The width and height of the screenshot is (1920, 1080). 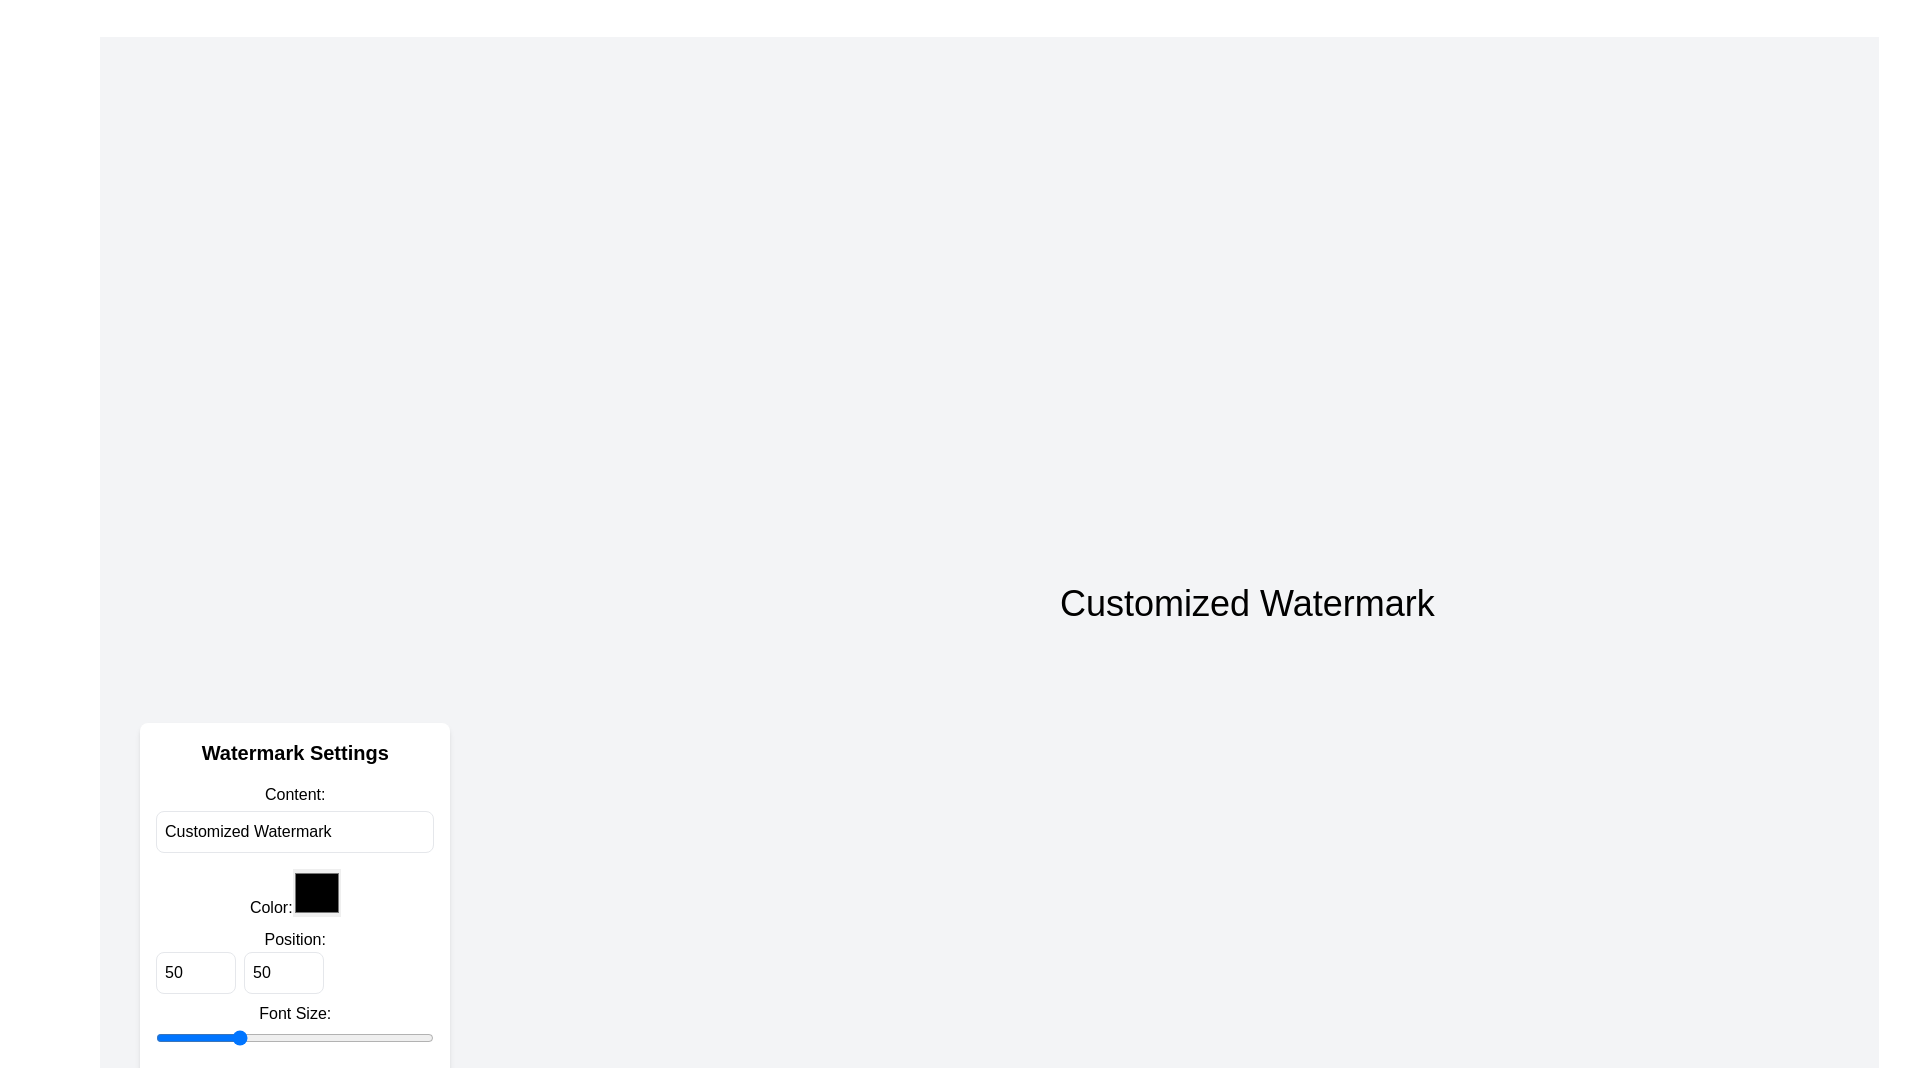 What do you see at coordinates (303, 1036) in the screenshot?
I see `the font size` at bounding box center [303, 1036].